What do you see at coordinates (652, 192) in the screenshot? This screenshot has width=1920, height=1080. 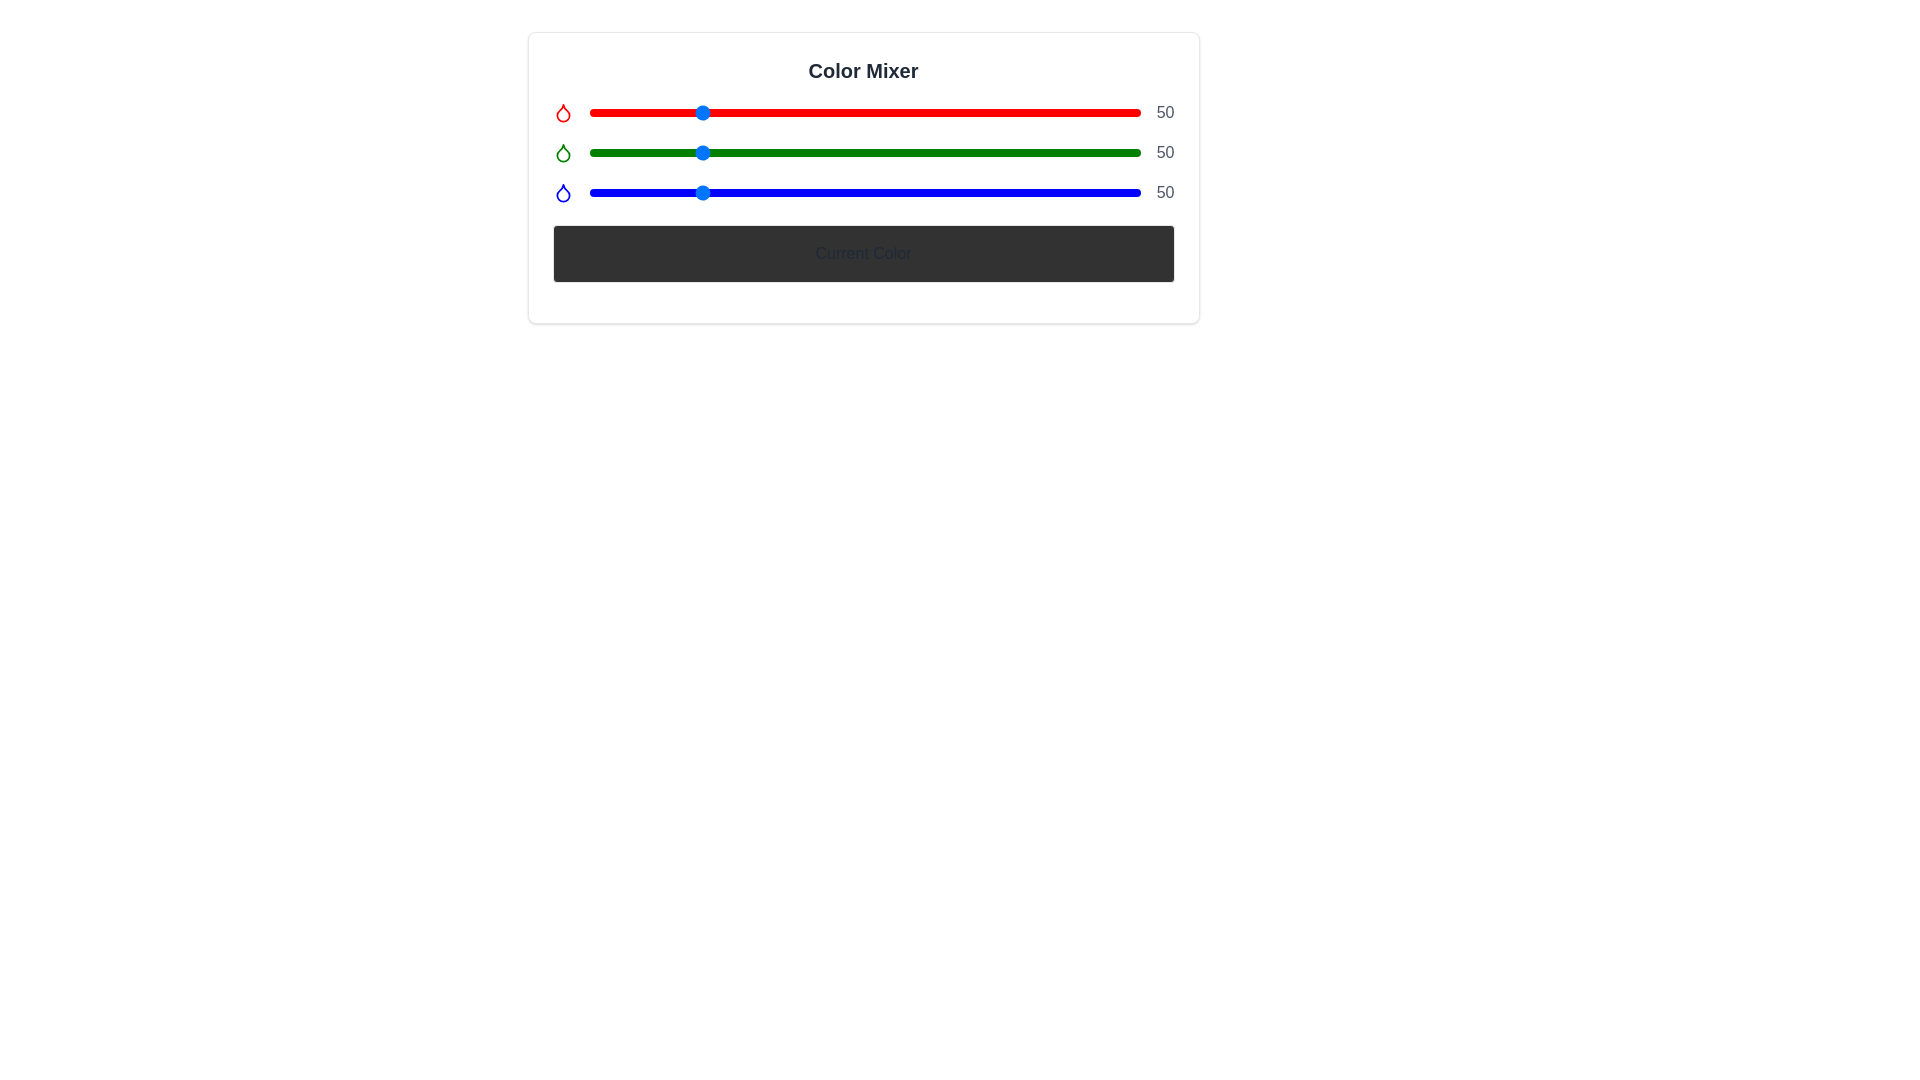 I see `the blue slider to set its value to 29` at bounding box center [652, 192].